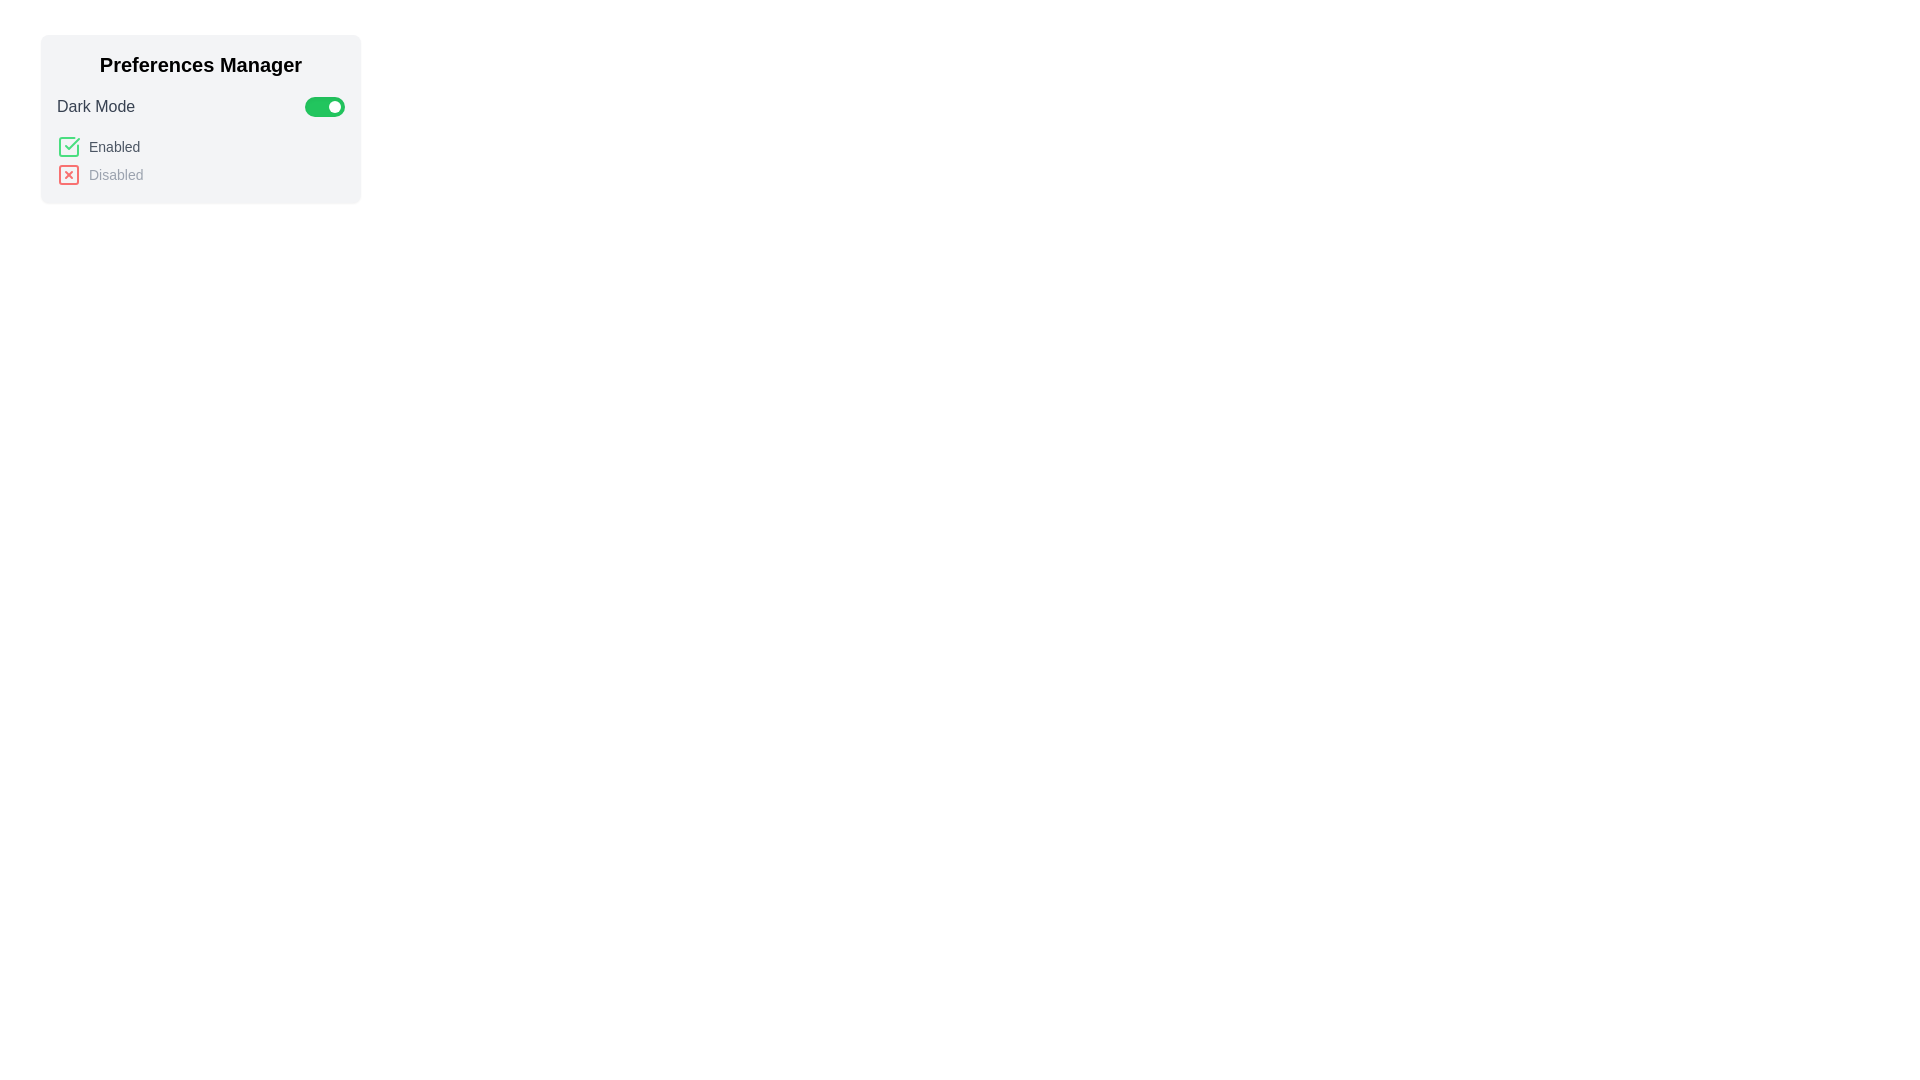 The image size is (1920, 1080). What do you see at coordinates (201, 64) in the screenshot?
I see `the header text 'Preferences Manager', which is displayed in bold and large font at the top-center of the Preferences section` at bounding box center [201, 64].